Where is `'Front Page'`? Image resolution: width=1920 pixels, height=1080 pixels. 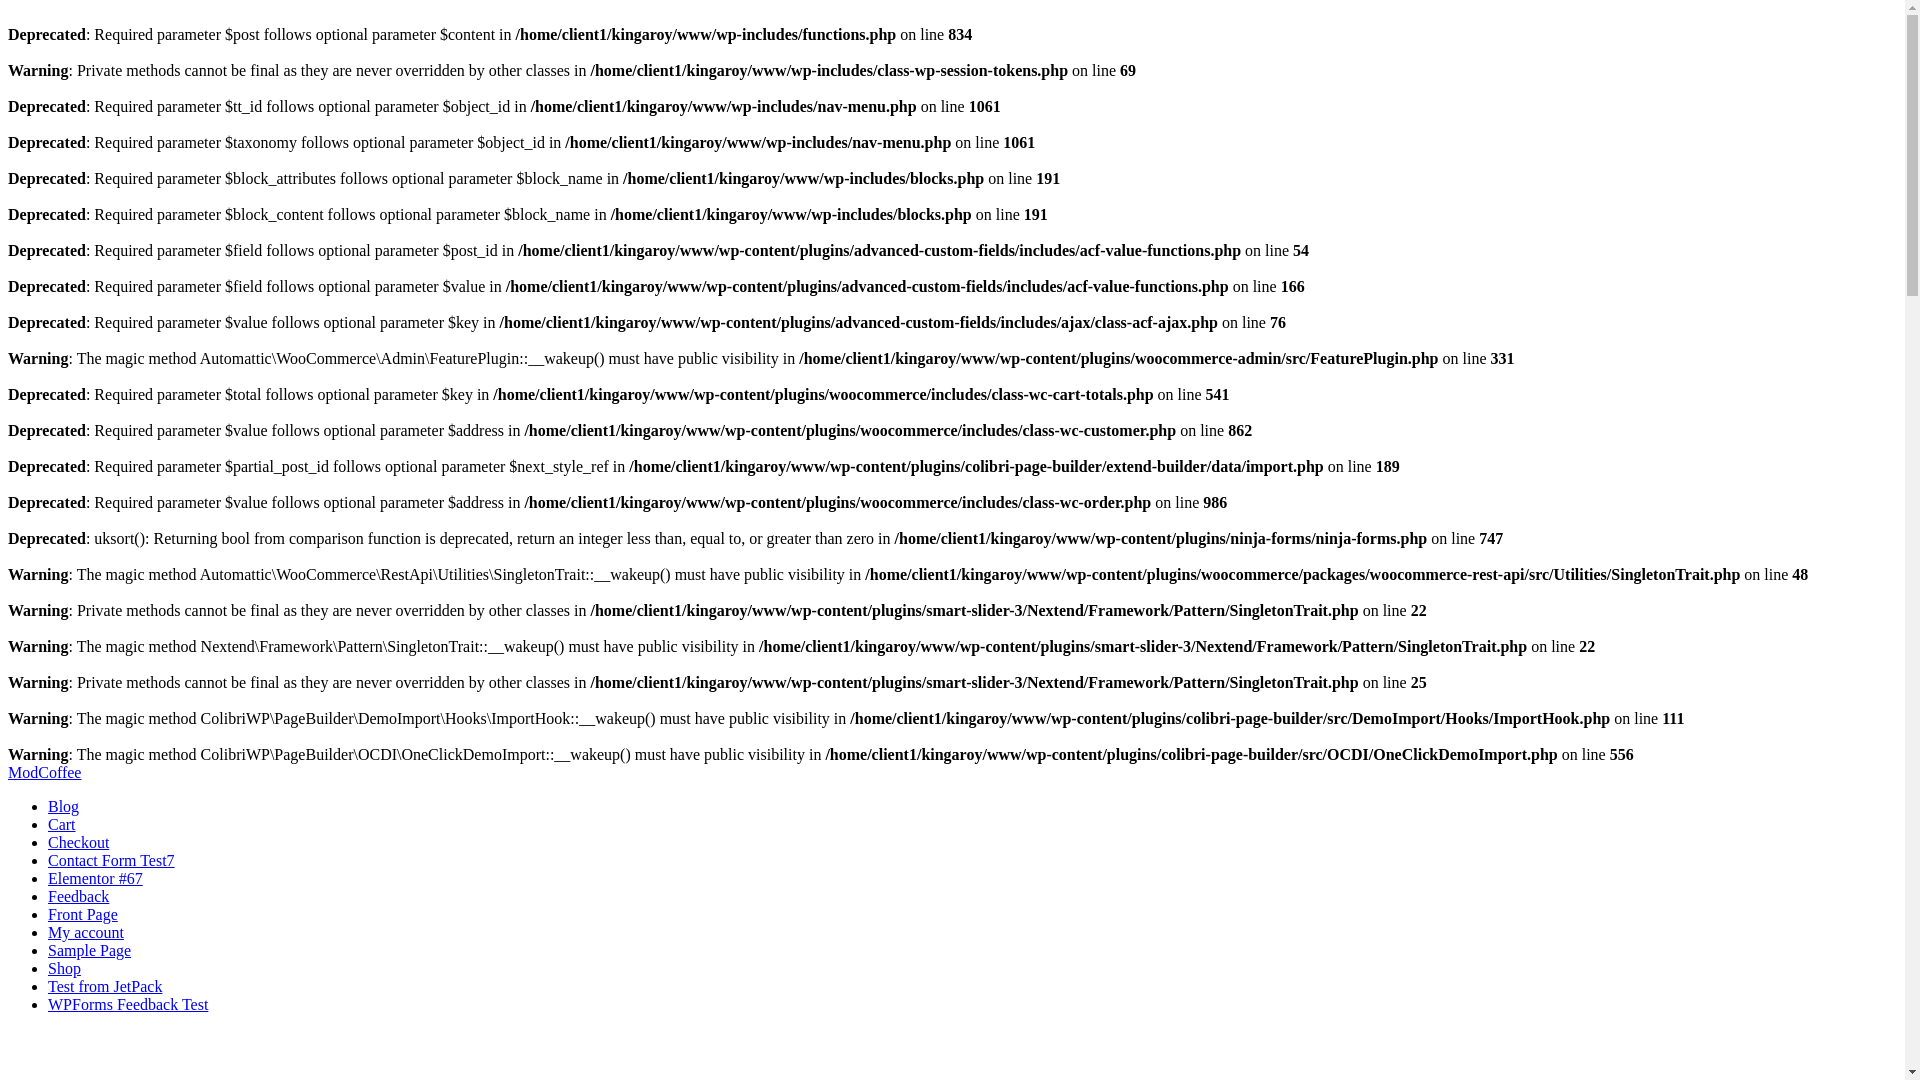
'Front Page' is located at coordinates (81, 914).